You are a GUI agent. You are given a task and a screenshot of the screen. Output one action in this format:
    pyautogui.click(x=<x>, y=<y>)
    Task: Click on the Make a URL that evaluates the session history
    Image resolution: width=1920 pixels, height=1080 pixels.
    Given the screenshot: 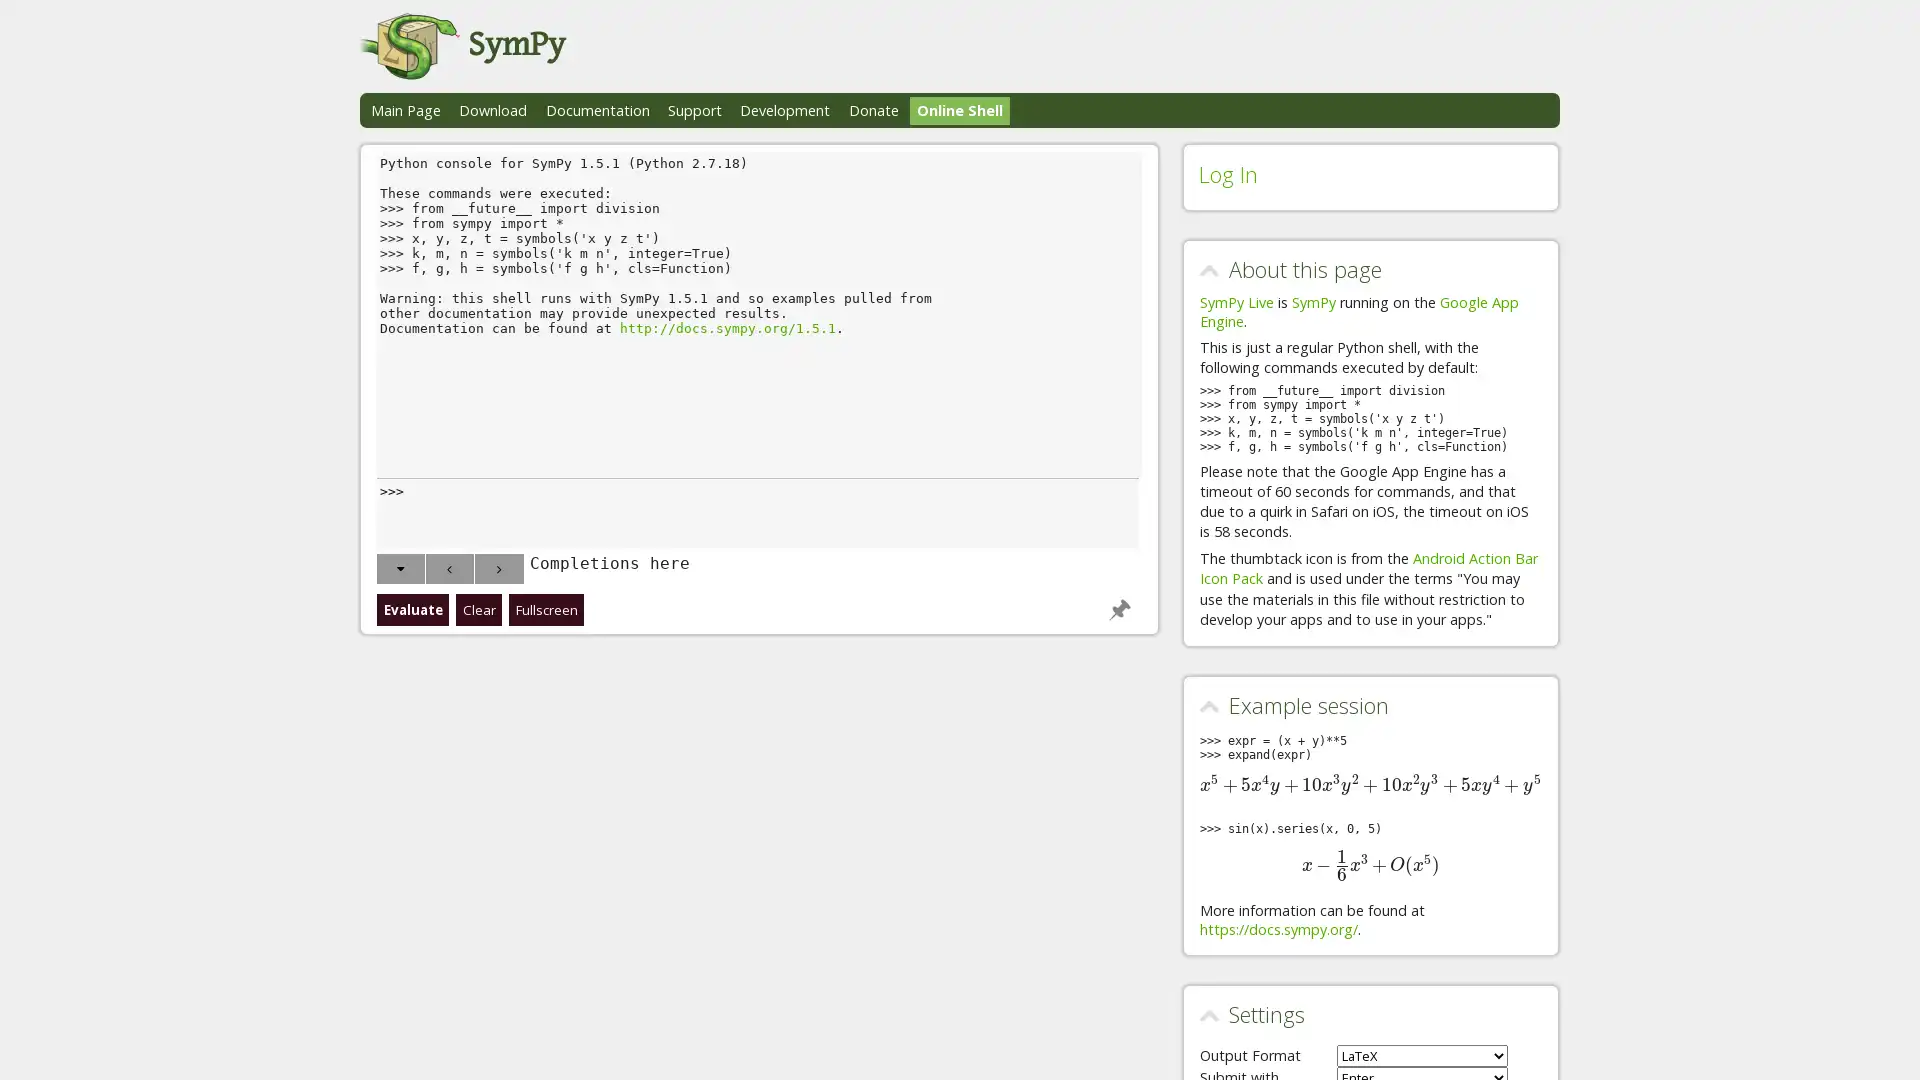 What is the action you would take?
    pyautogui.click(x=1117, y=608)
    